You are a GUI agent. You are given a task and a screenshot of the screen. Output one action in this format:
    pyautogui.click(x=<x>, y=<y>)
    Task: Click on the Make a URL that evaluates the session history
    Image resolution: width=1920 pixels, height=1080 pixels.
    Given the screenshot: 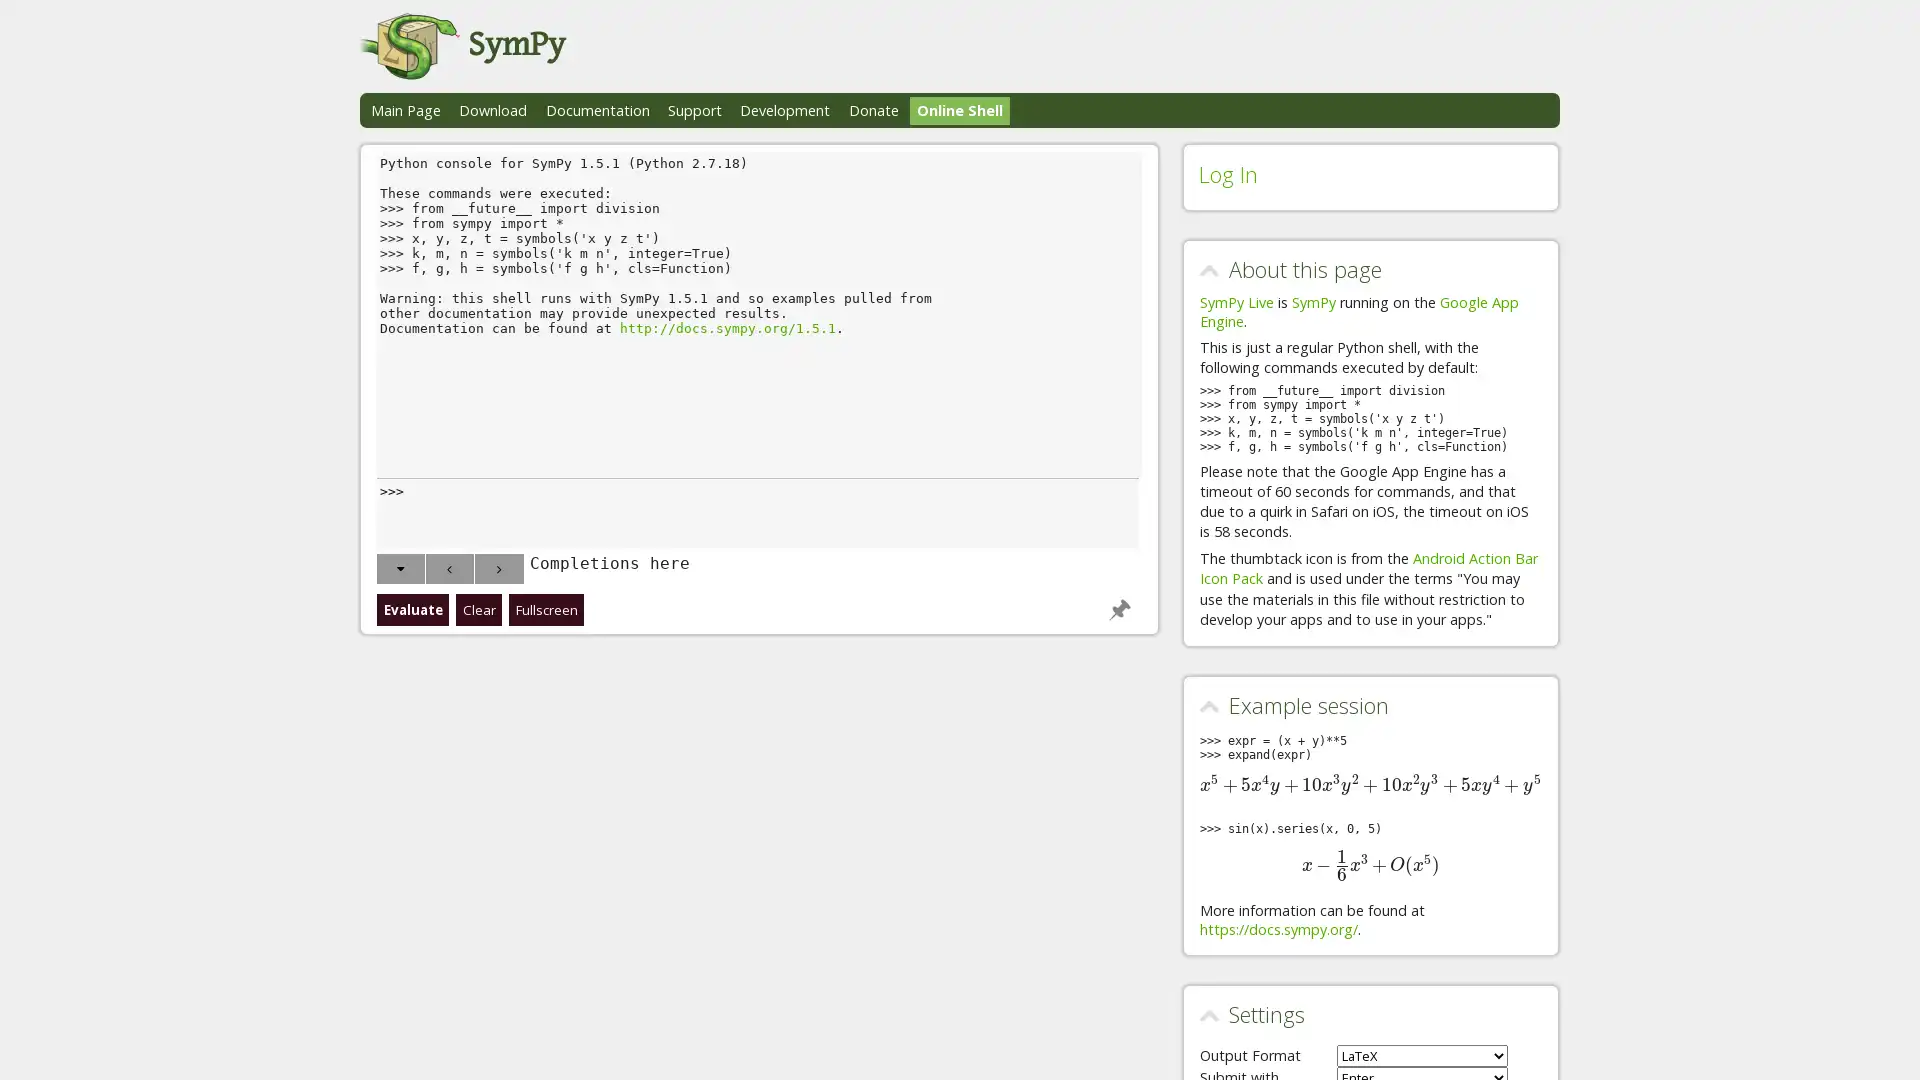 What is the action you would take?
    pyautogui.click(x=1117, y=608)
    